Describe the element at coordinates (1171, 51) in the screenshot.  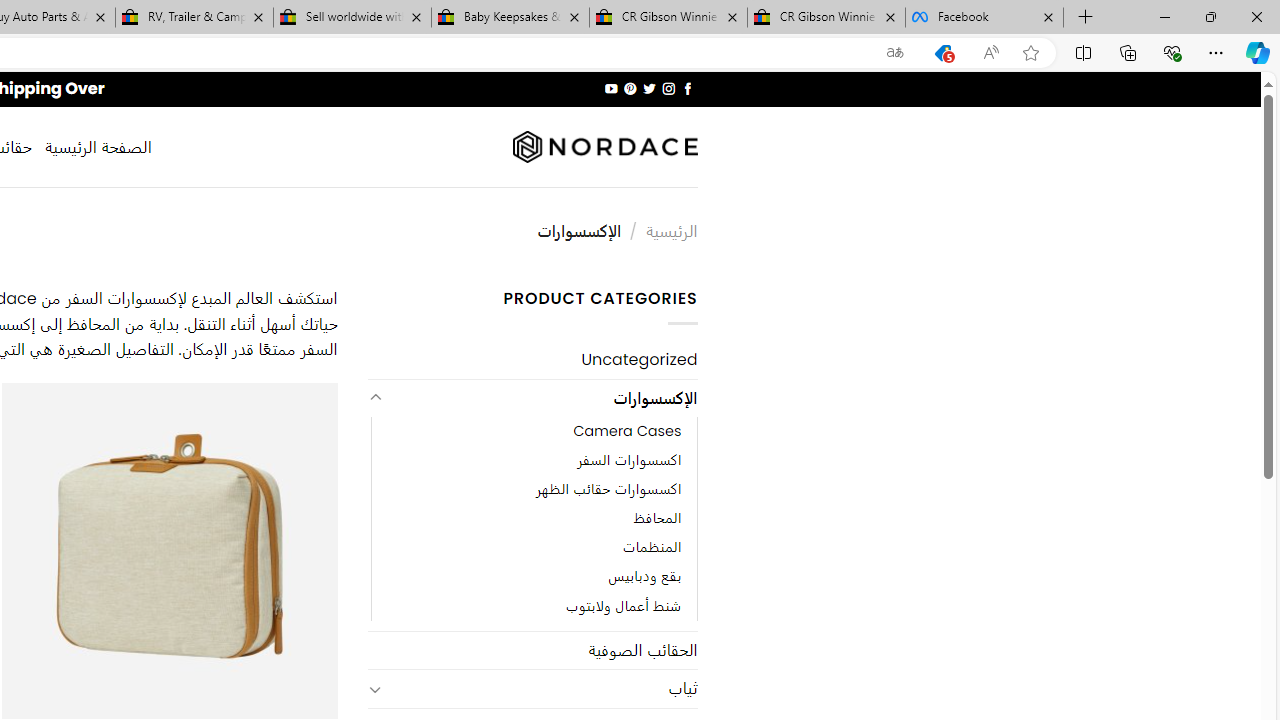
I see `'Browser essentials'` at that location.